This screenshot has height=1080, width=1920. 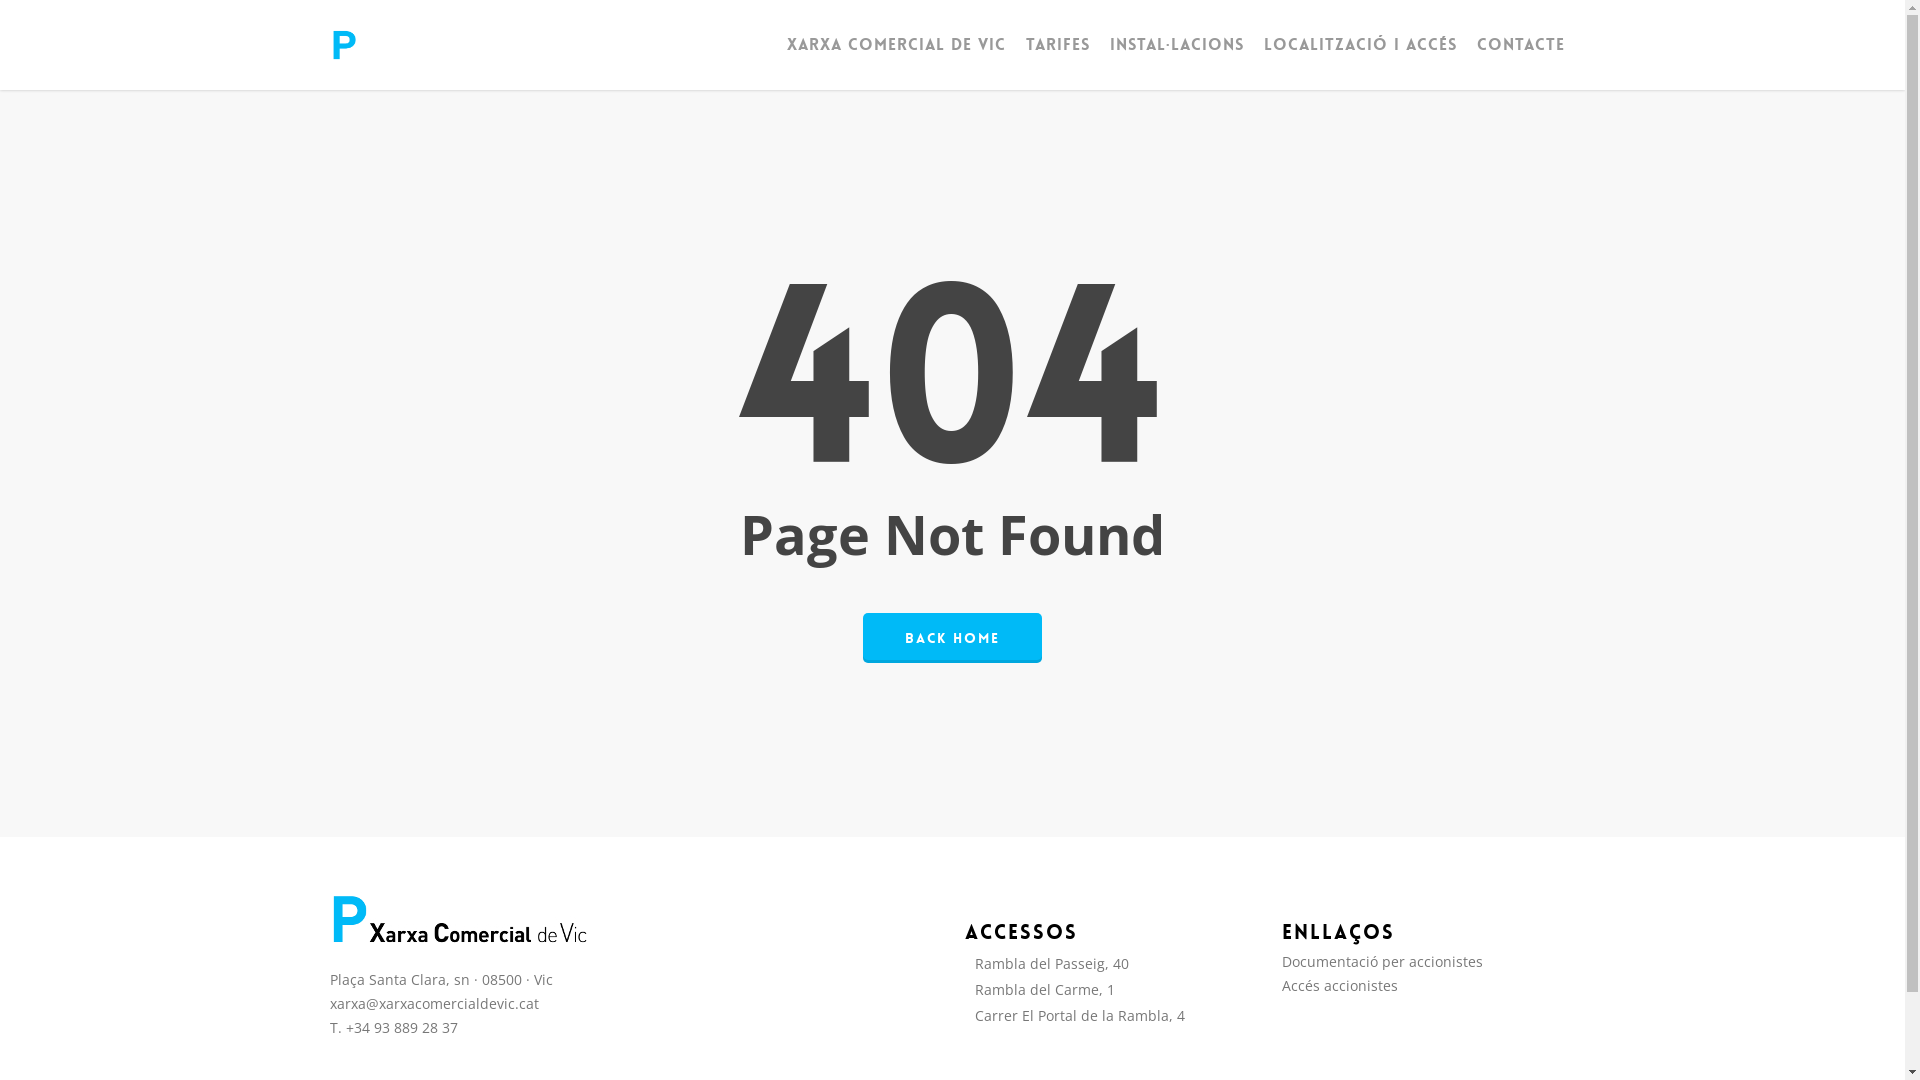 I want to click on 'Back Home', so click(x=951, y=636).